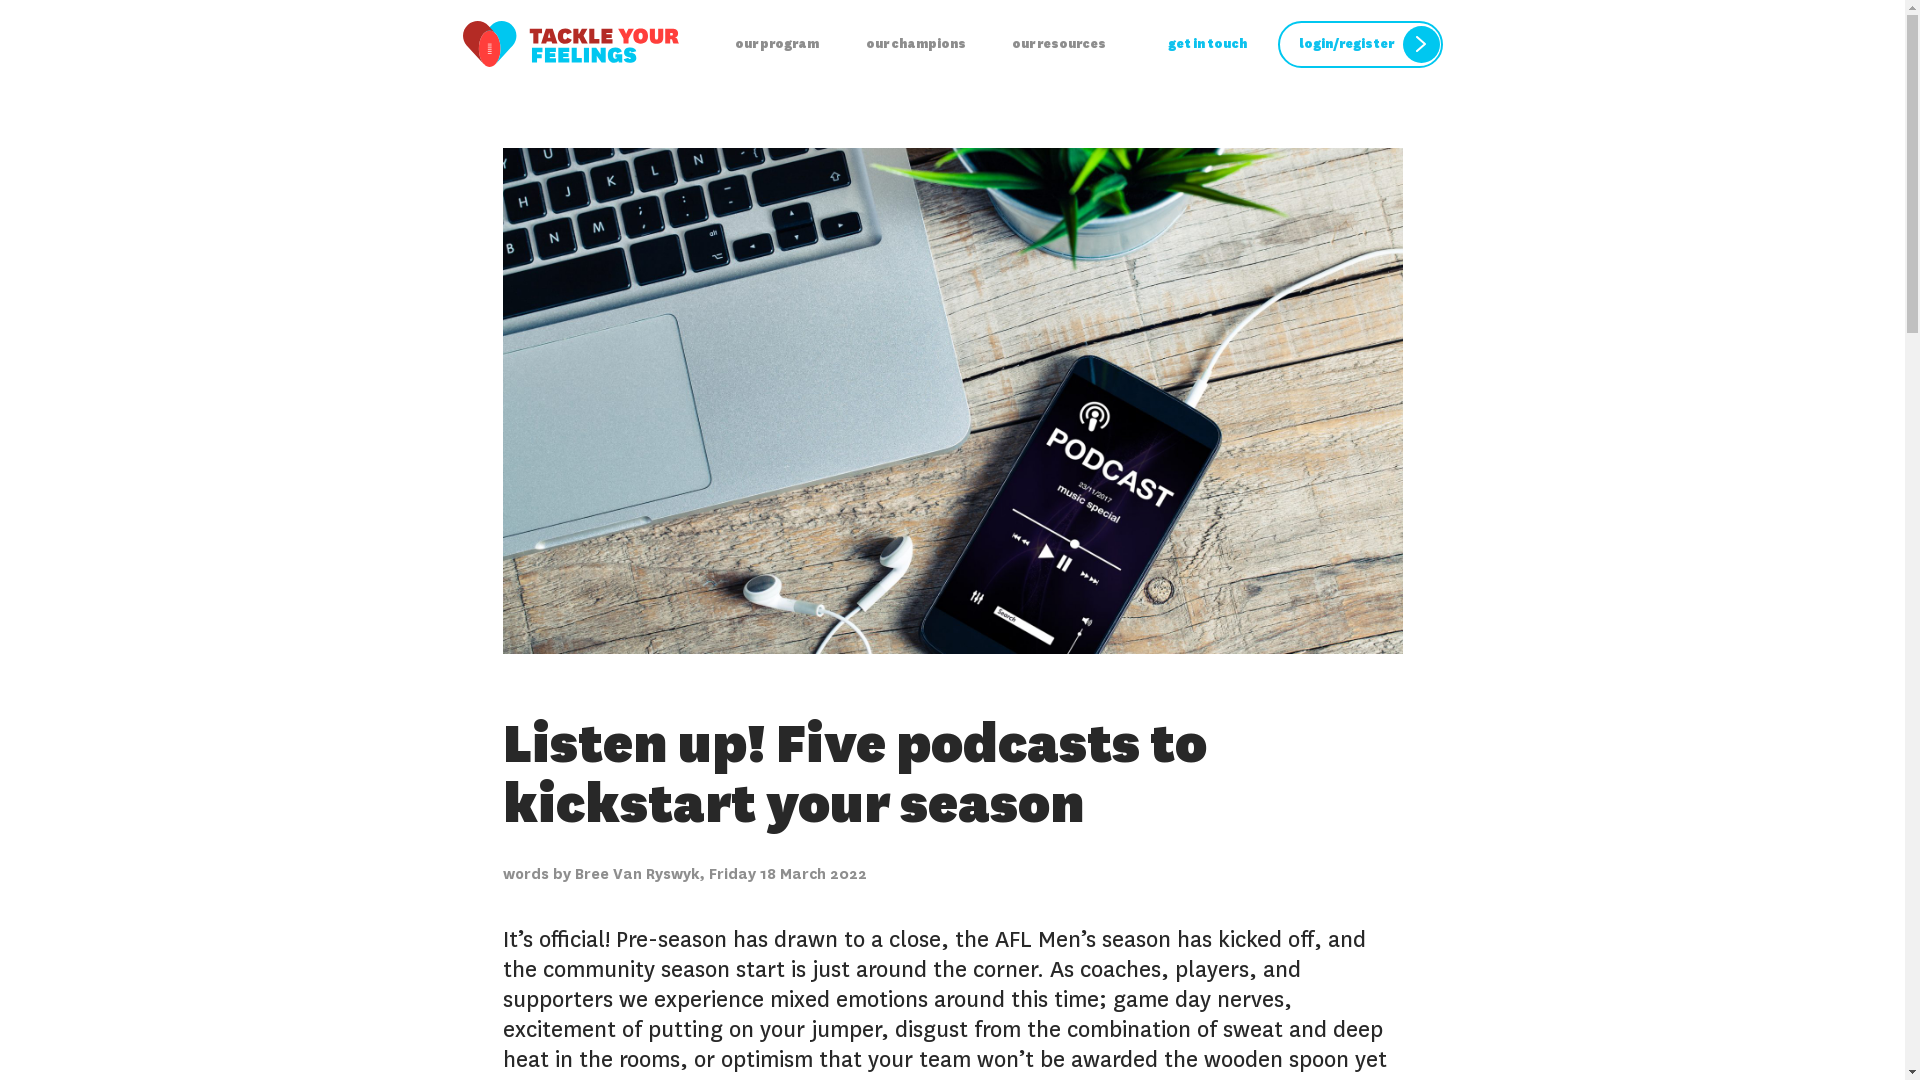 The width and height of the screenshot is (1920, 1080). Describe the element at coordinates (776, 44) in the screenshot. I see `'our program'` at that location.